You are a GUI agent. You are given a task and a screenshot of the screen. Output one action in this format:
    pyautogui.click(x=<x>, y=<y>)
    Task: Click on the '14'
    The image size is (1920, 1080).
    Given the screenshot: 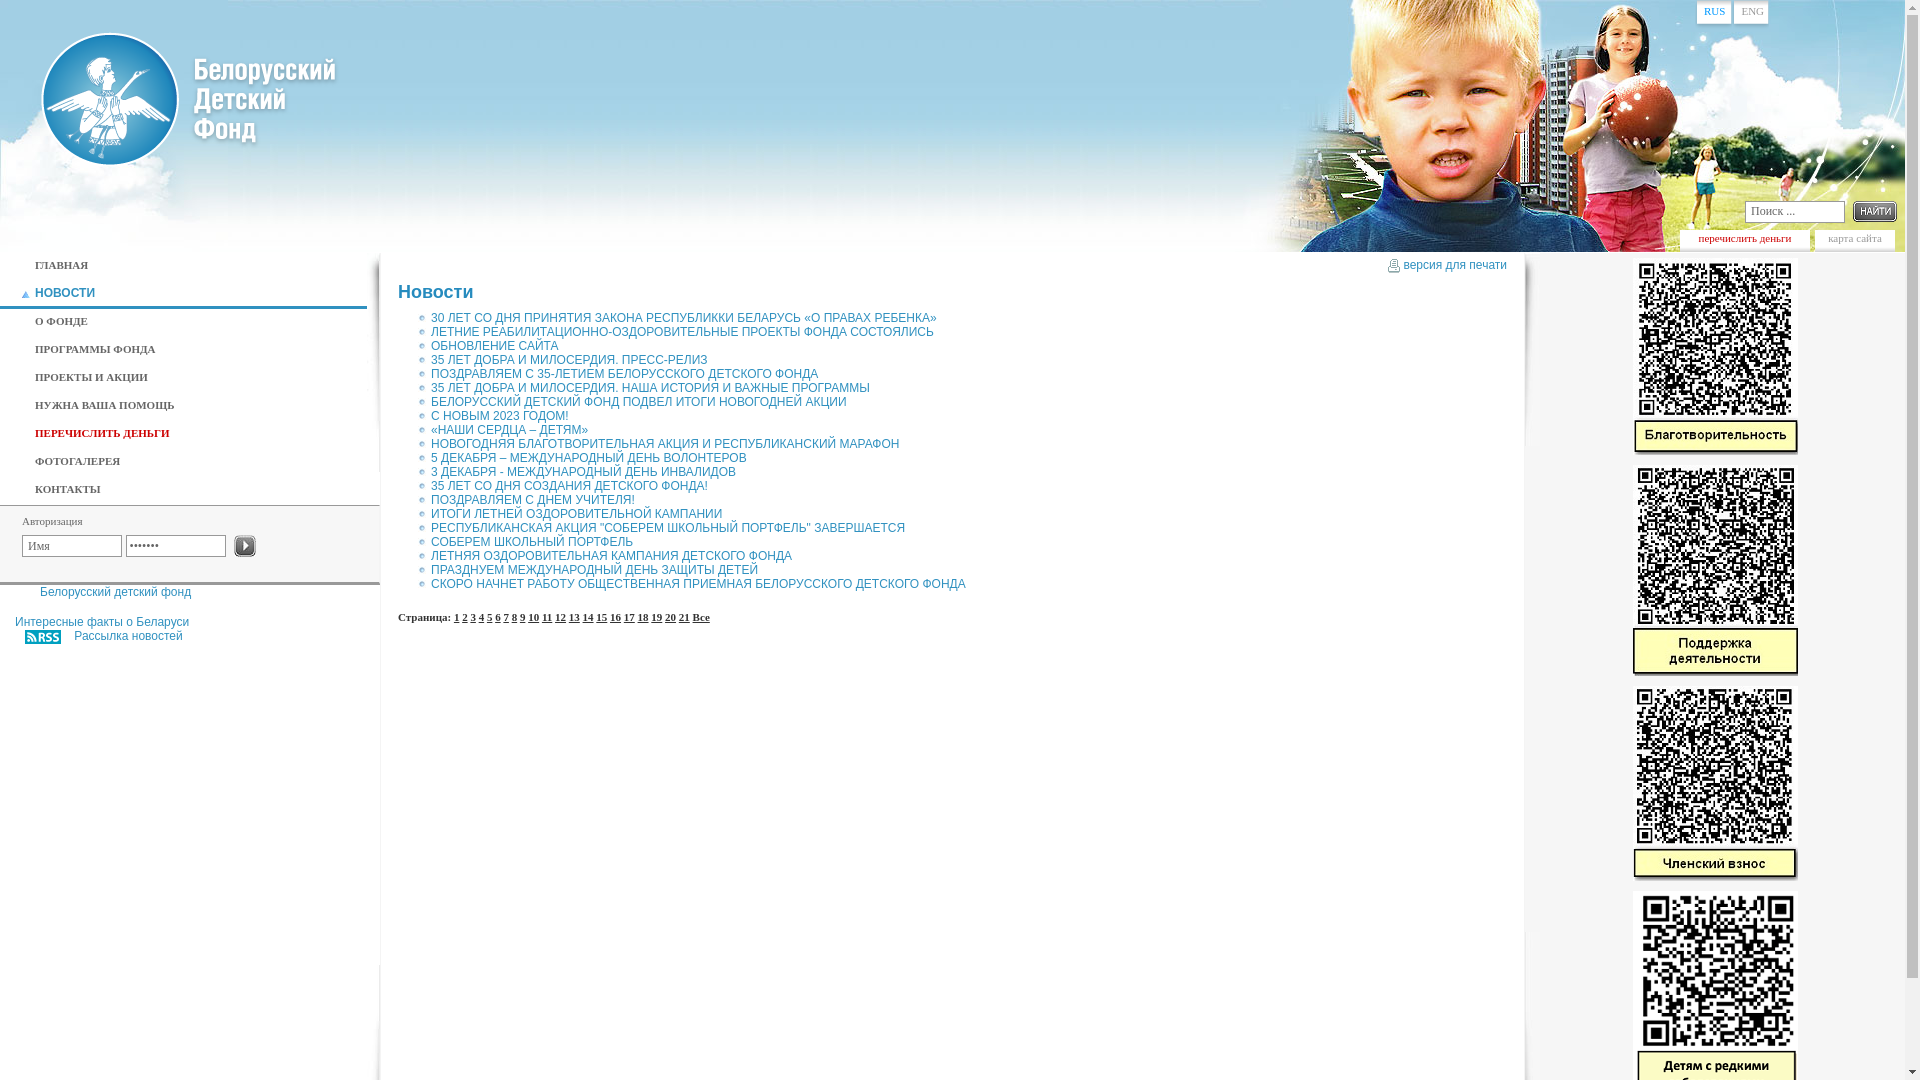 What is the action you would take?
    pyautogui.click(x=587, y=611)
    